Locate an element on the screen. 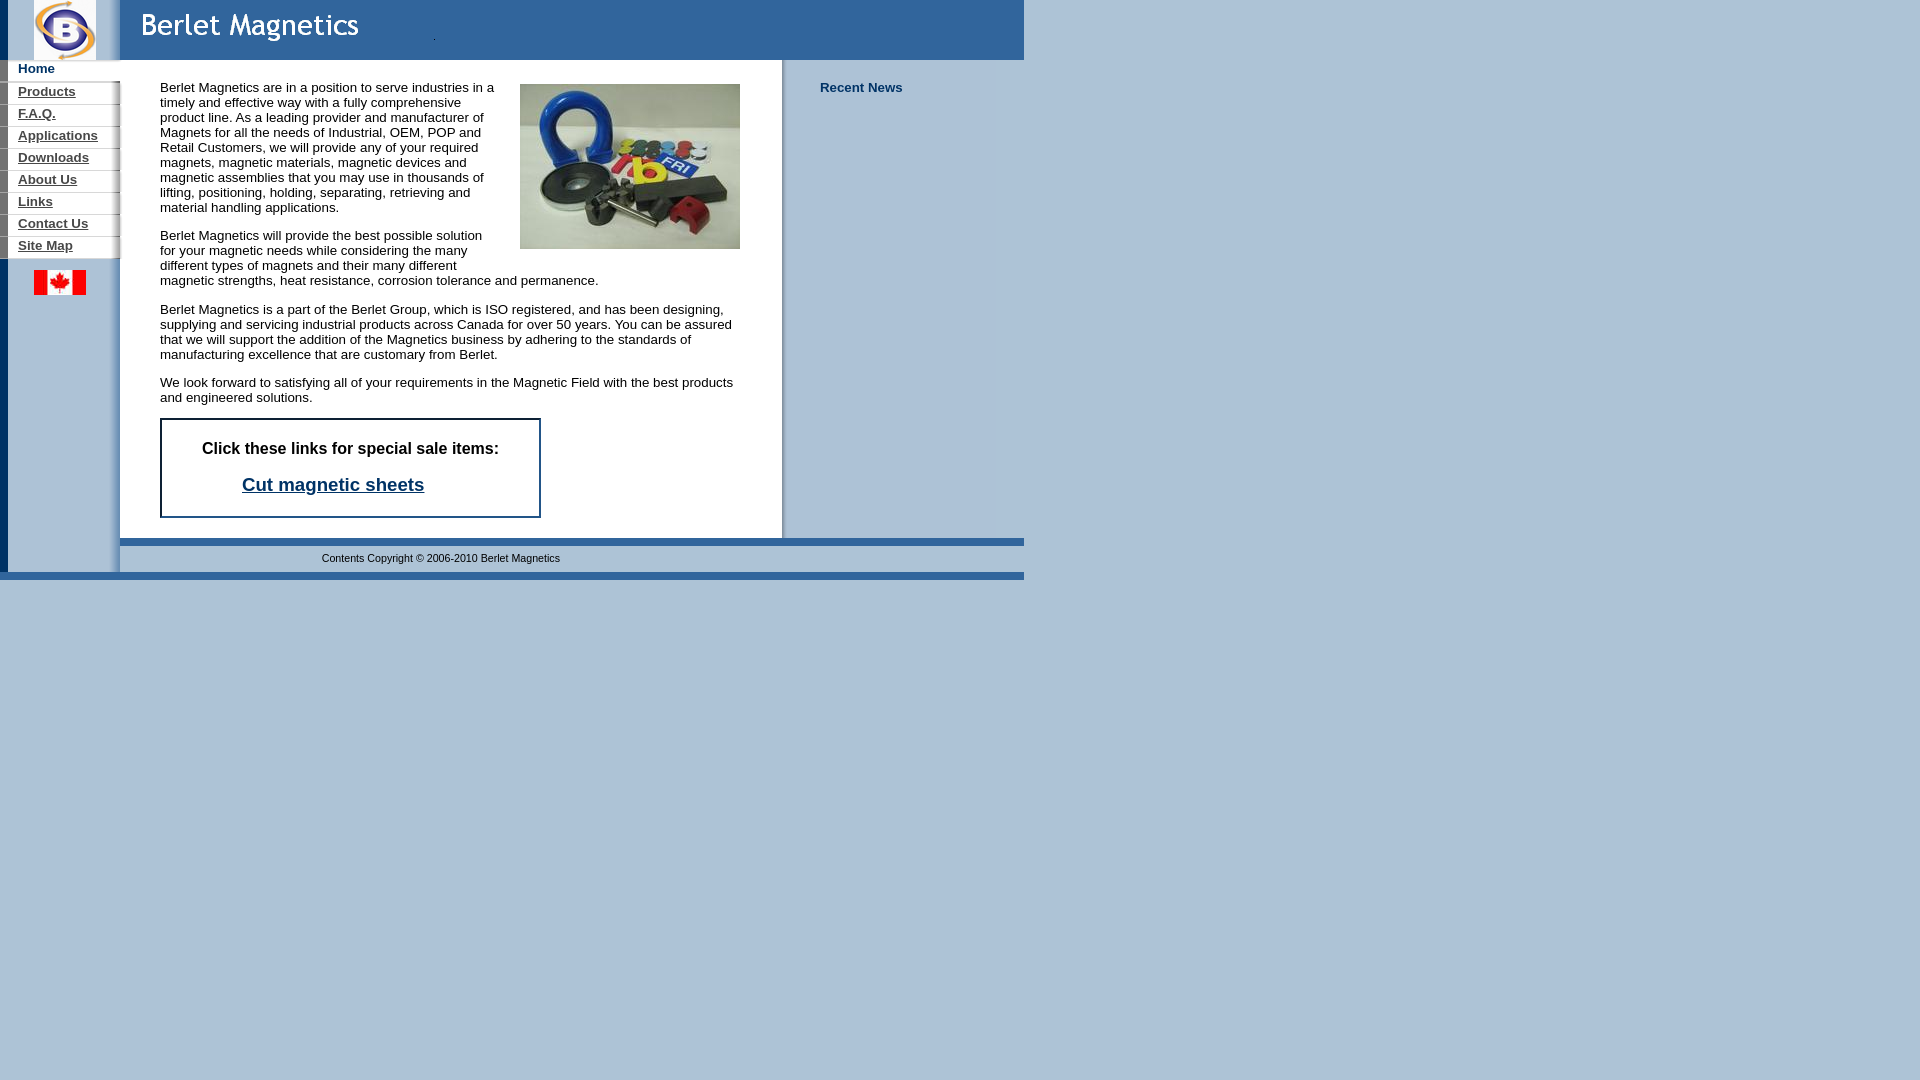 The height and width of the screenshot is (1080, 1920). 'F.A.Q.' is located at coordinates (18, 113).